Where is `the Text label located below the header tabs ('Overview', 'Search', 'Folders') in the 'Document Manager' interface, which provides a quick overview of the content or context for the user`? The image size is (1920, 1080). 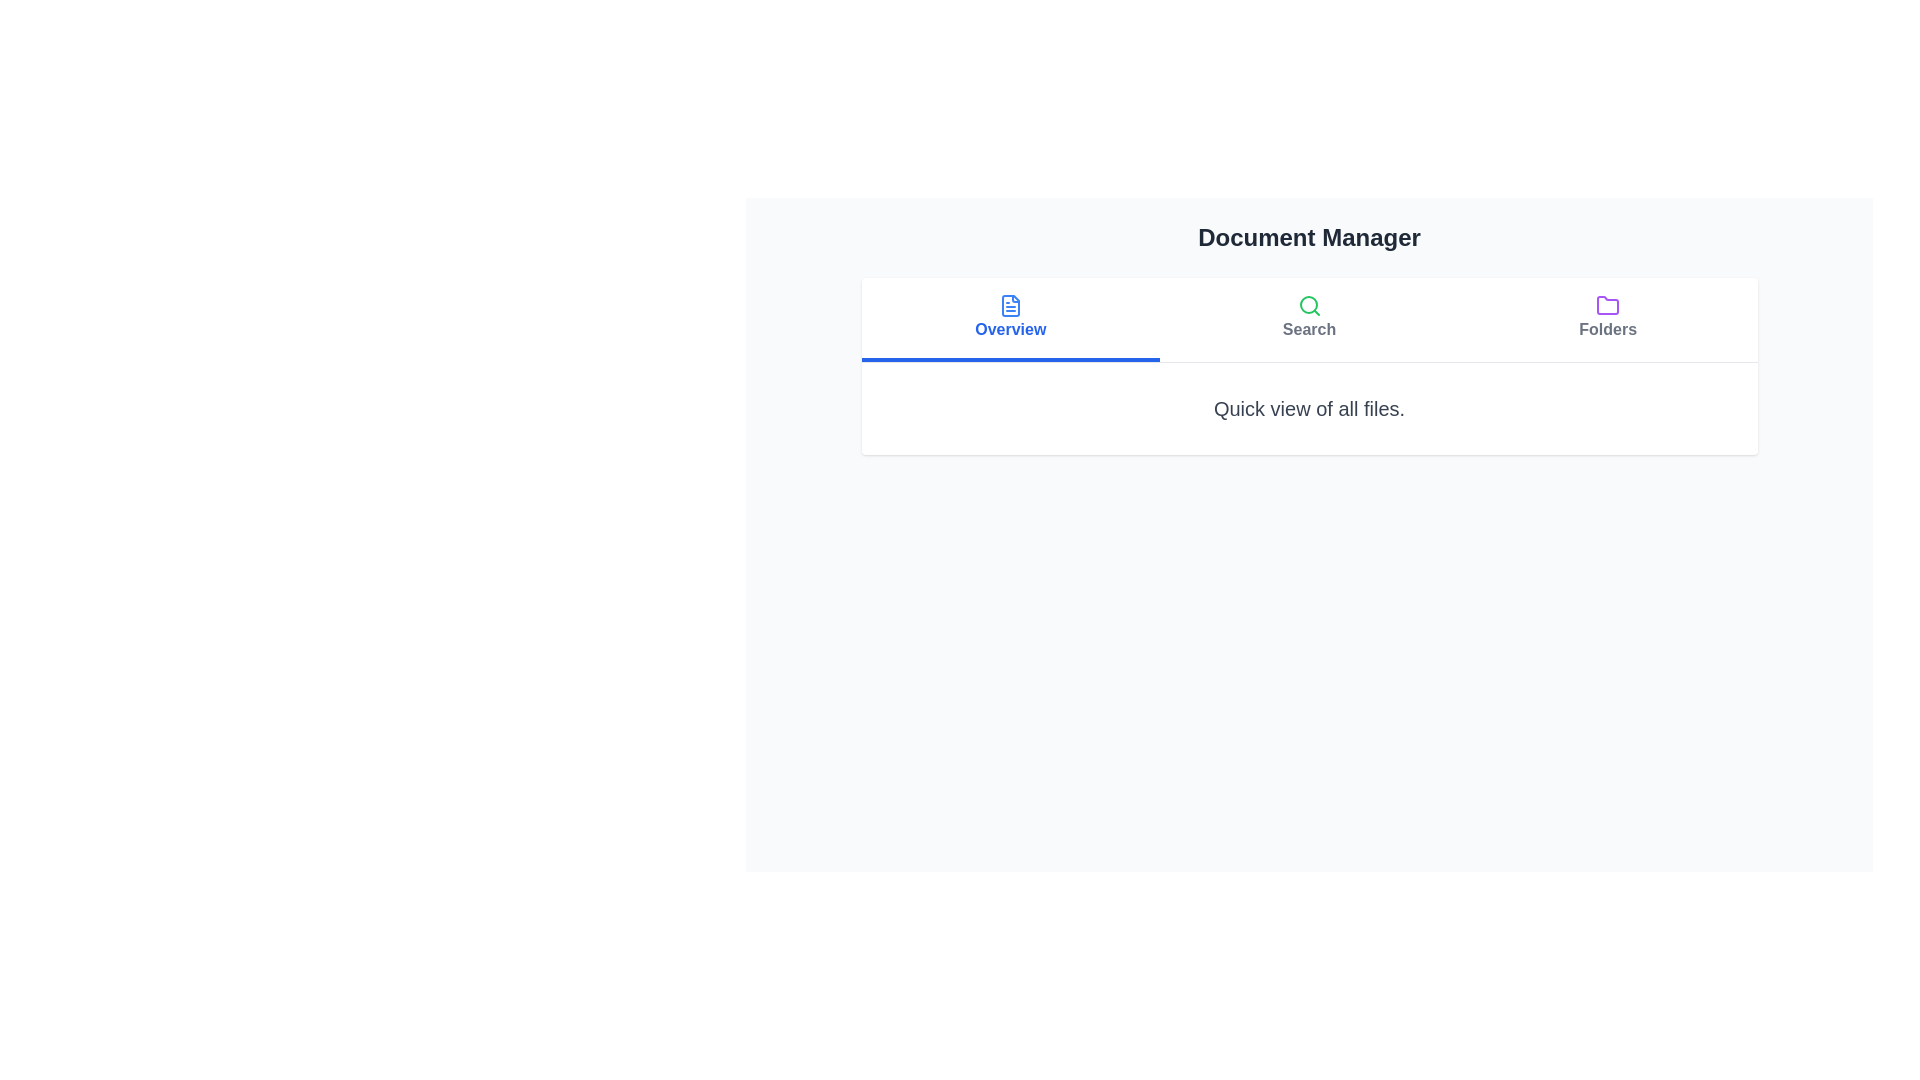 the Text label located below the header tabs ('Overview', 'Search', 'Folders') in the 'Document Manager' interface, which provides a quick overview of the content or context for the user is located at coordinates (1309, 407).